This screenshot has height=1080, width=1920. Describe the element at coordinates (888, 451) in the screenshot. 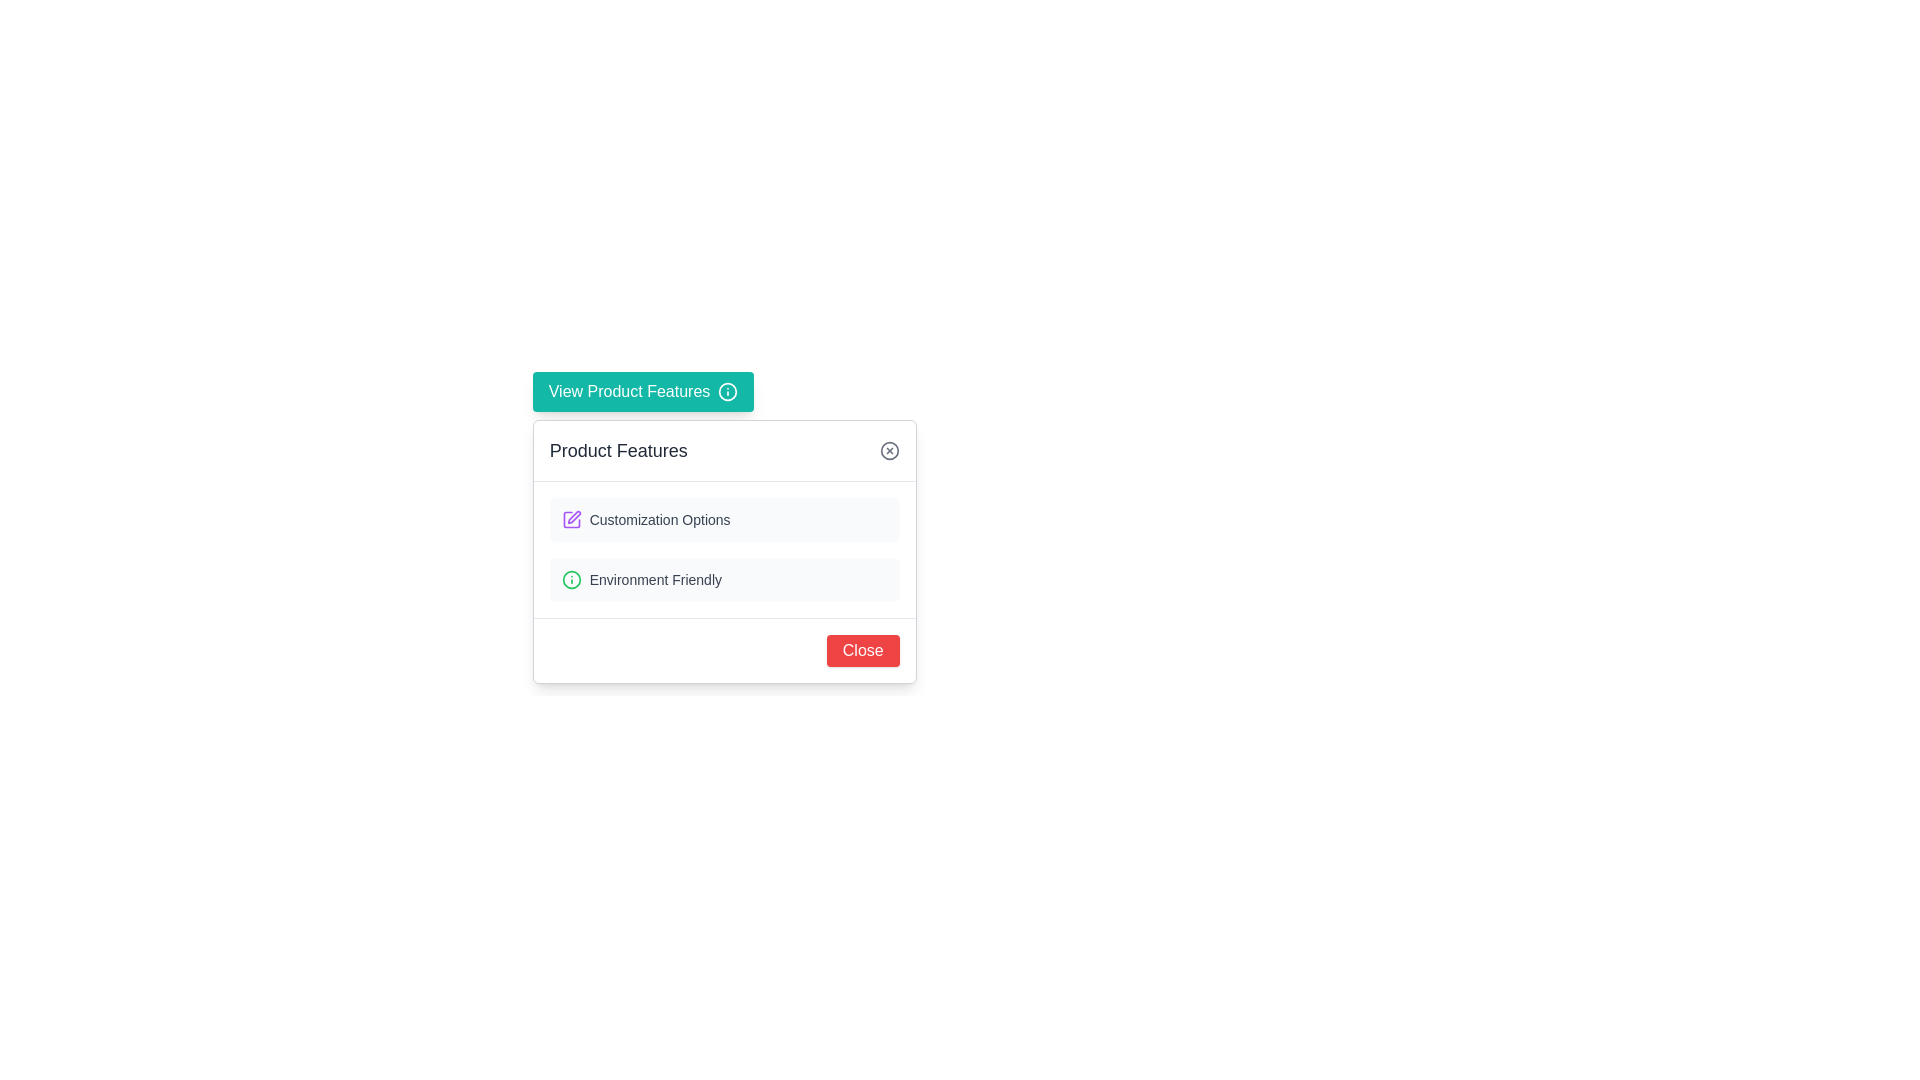

I see `the dismiss button located at the top-right corner of the 'Product Features' panel` at that location.